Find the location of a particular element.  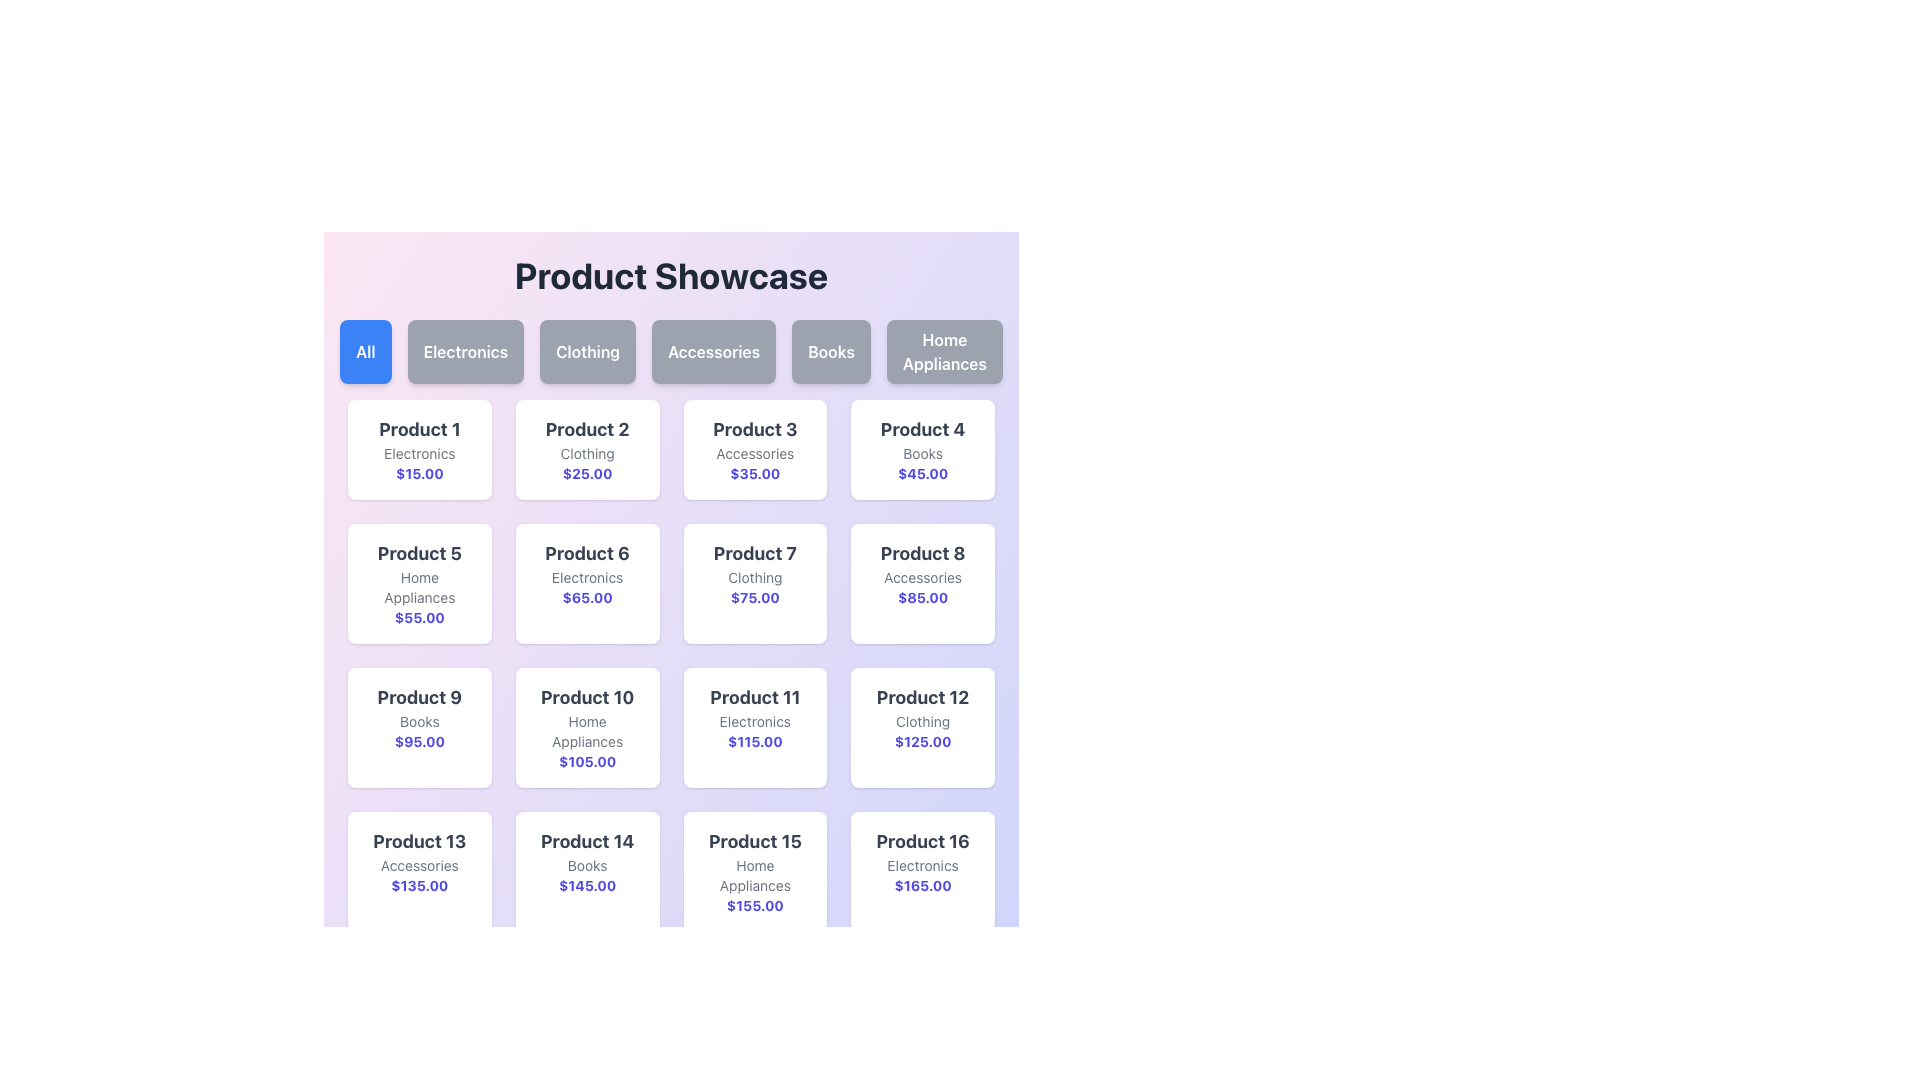

the information displayed in the card titled 'Product 7' with a white background and rounded corners, located in the third column of the second row of the grid layout is located at coordinates (754, 583).